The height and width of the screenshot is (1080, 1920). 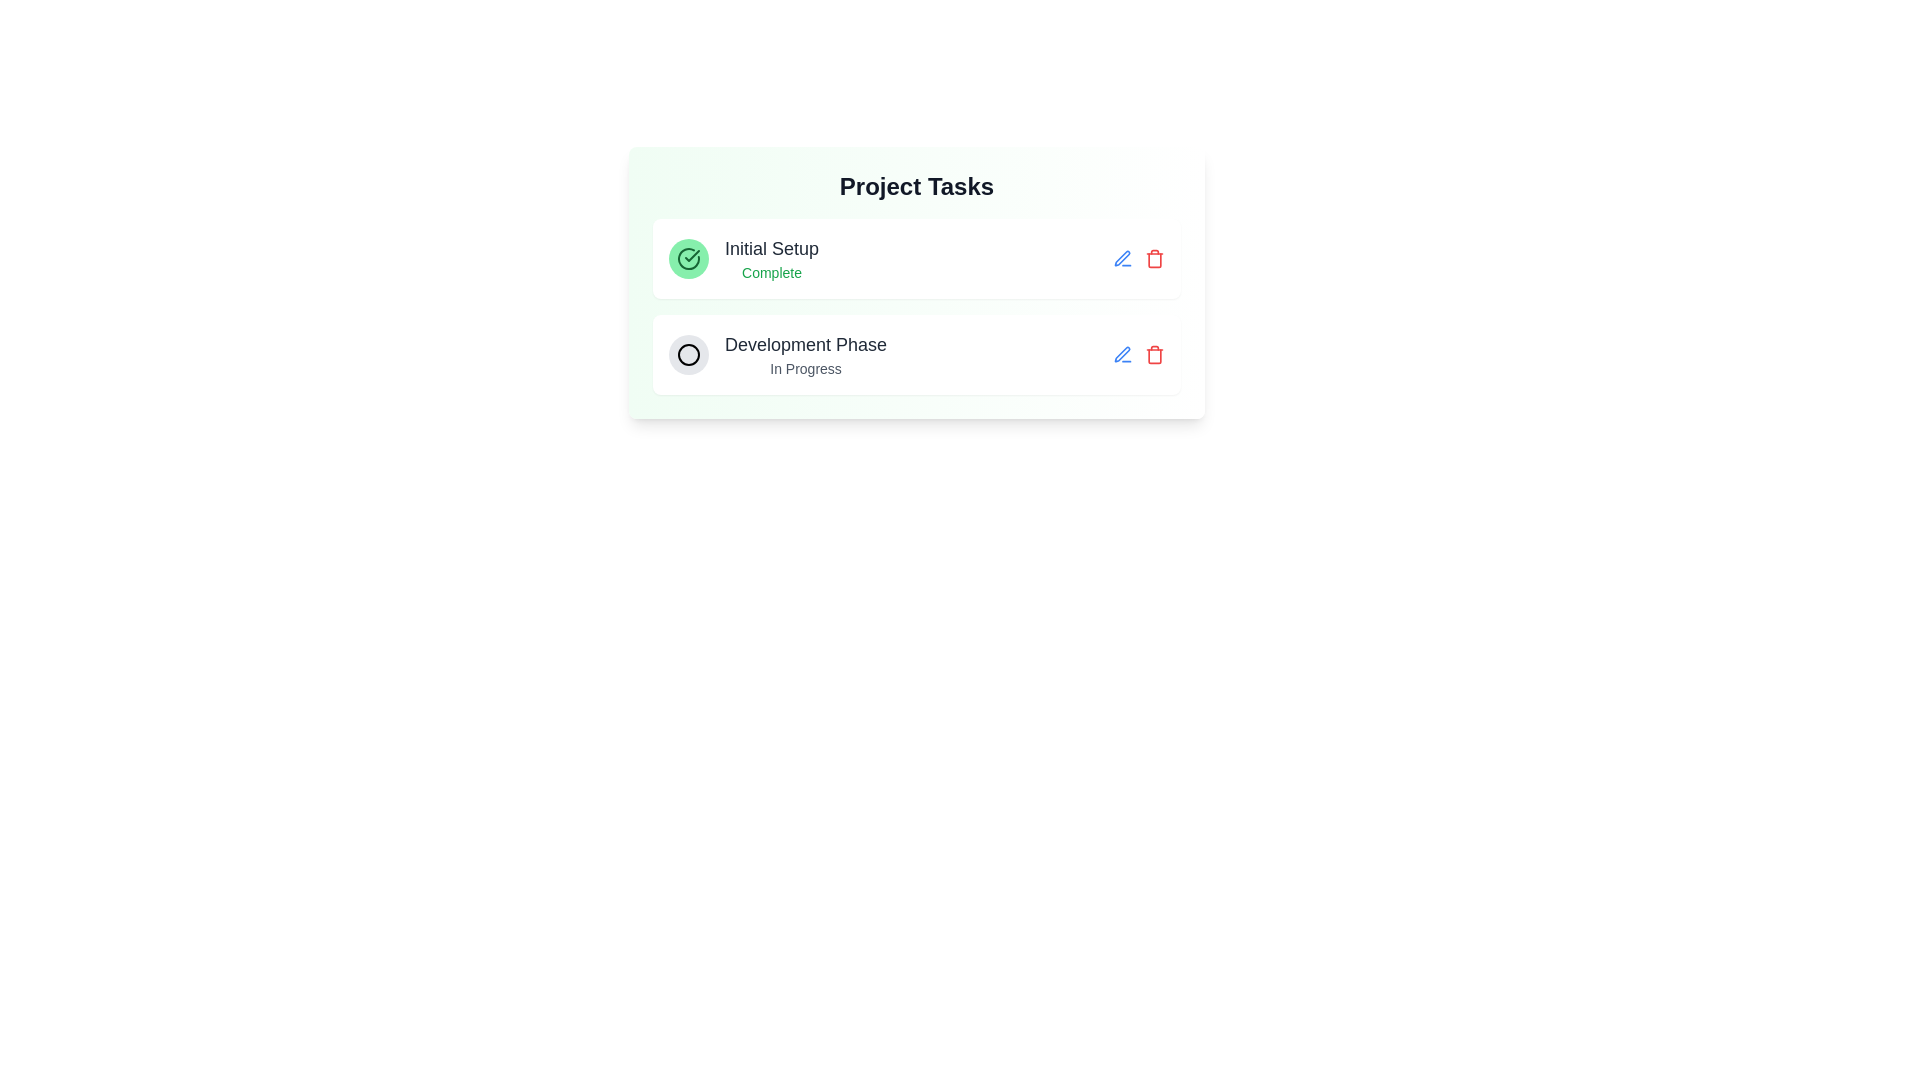 I want to click on the 'Development Phase' text display, which shows 'Development Phase' in bold dark gray and 'In Progress' in lighter gray, located below the 'Initial Setup' task in the project tasks list, so click(x=806, y=353).